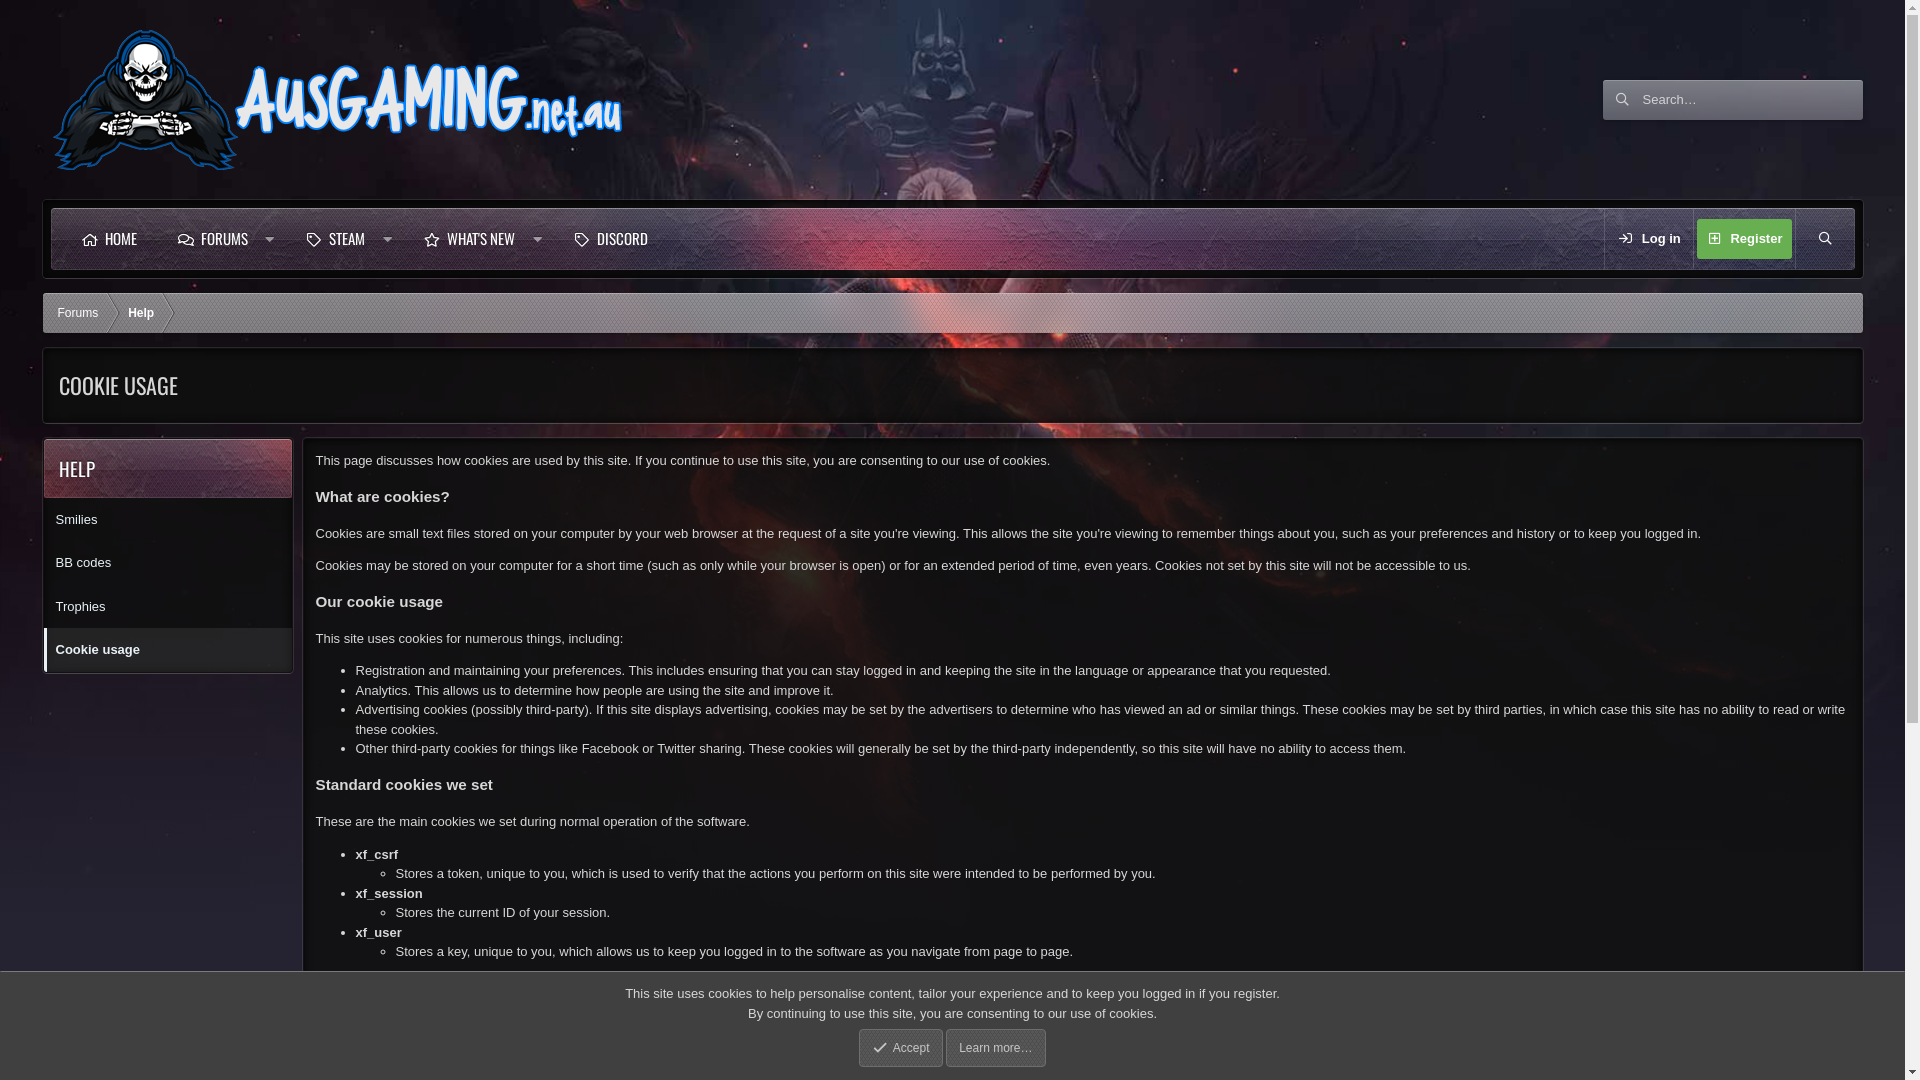  I want to click on 'Help', so click(139, 312).